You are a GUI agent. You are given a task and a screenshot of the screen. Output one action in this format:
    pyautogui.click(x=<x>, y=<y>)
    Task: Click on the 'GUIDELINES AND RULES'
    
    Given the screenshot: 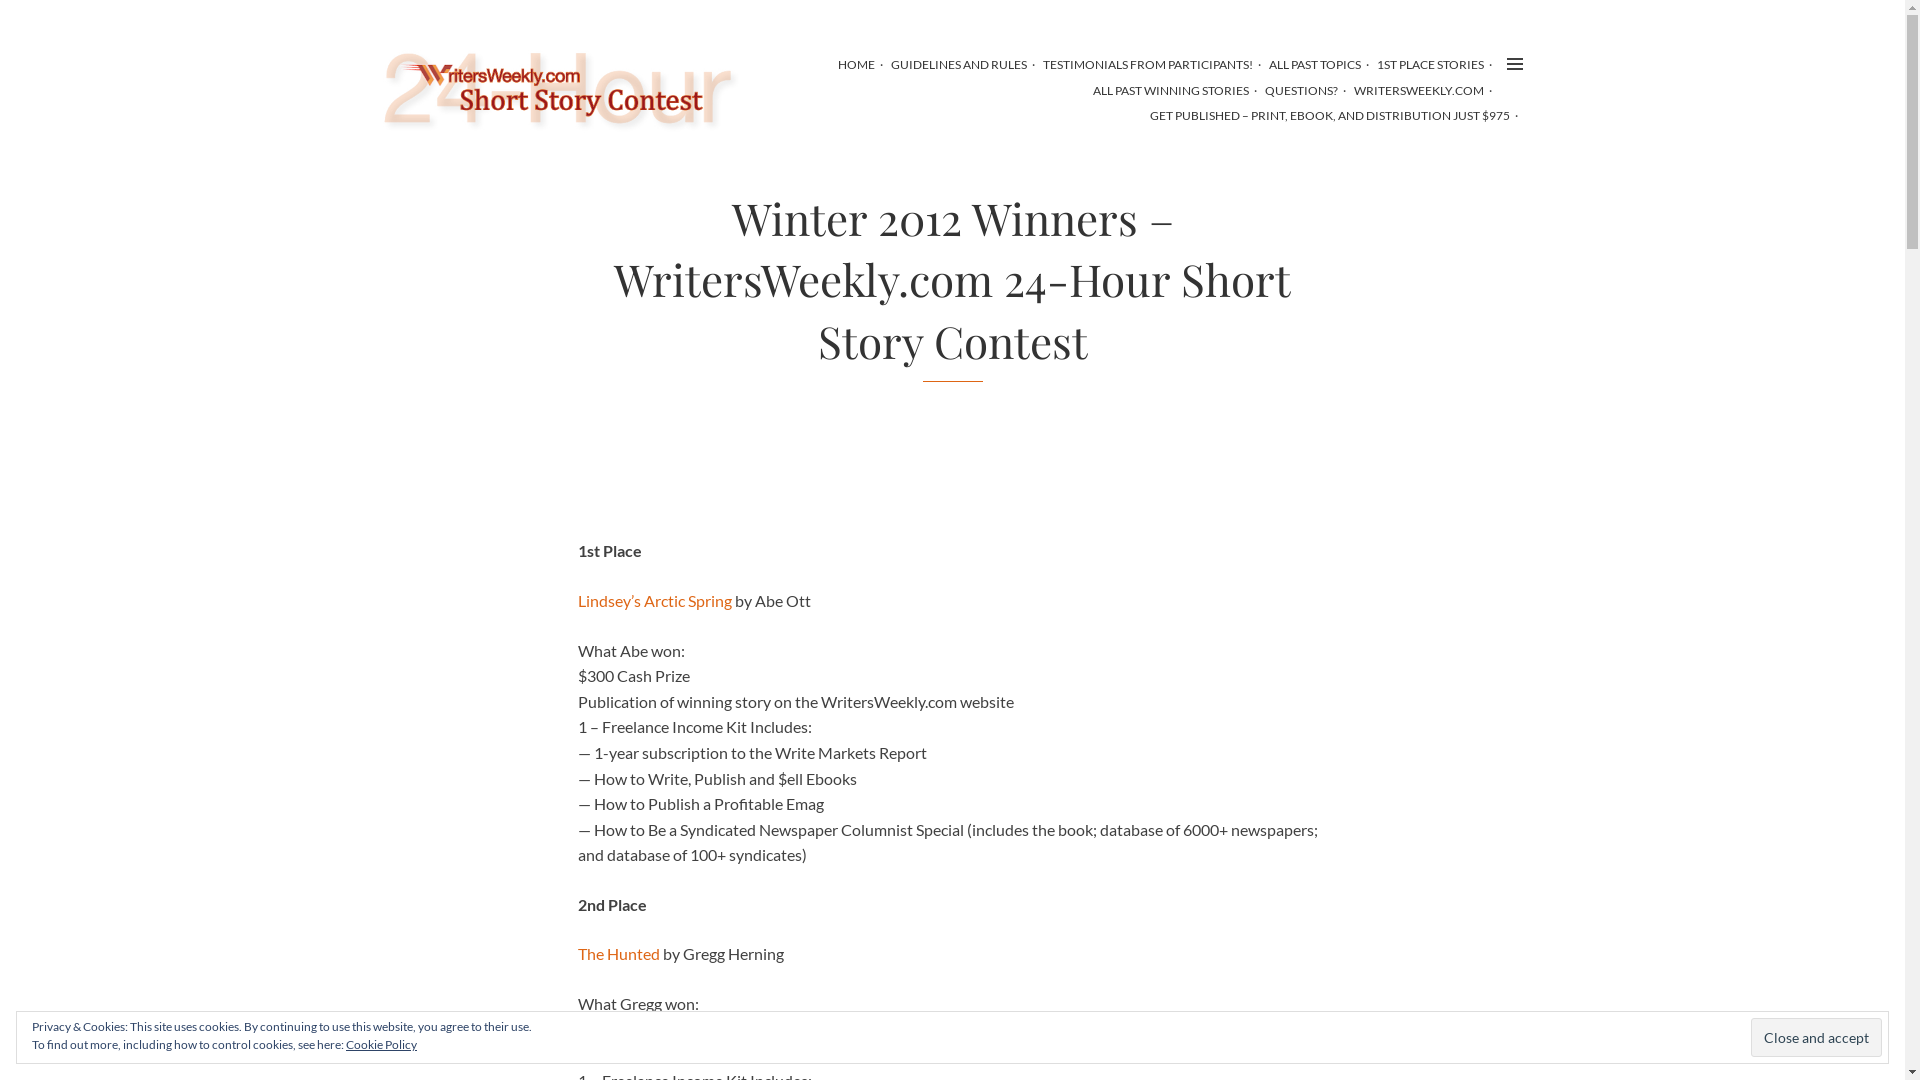 What is the action you would take?
    pyautogui.click(x=957, y=63)
    